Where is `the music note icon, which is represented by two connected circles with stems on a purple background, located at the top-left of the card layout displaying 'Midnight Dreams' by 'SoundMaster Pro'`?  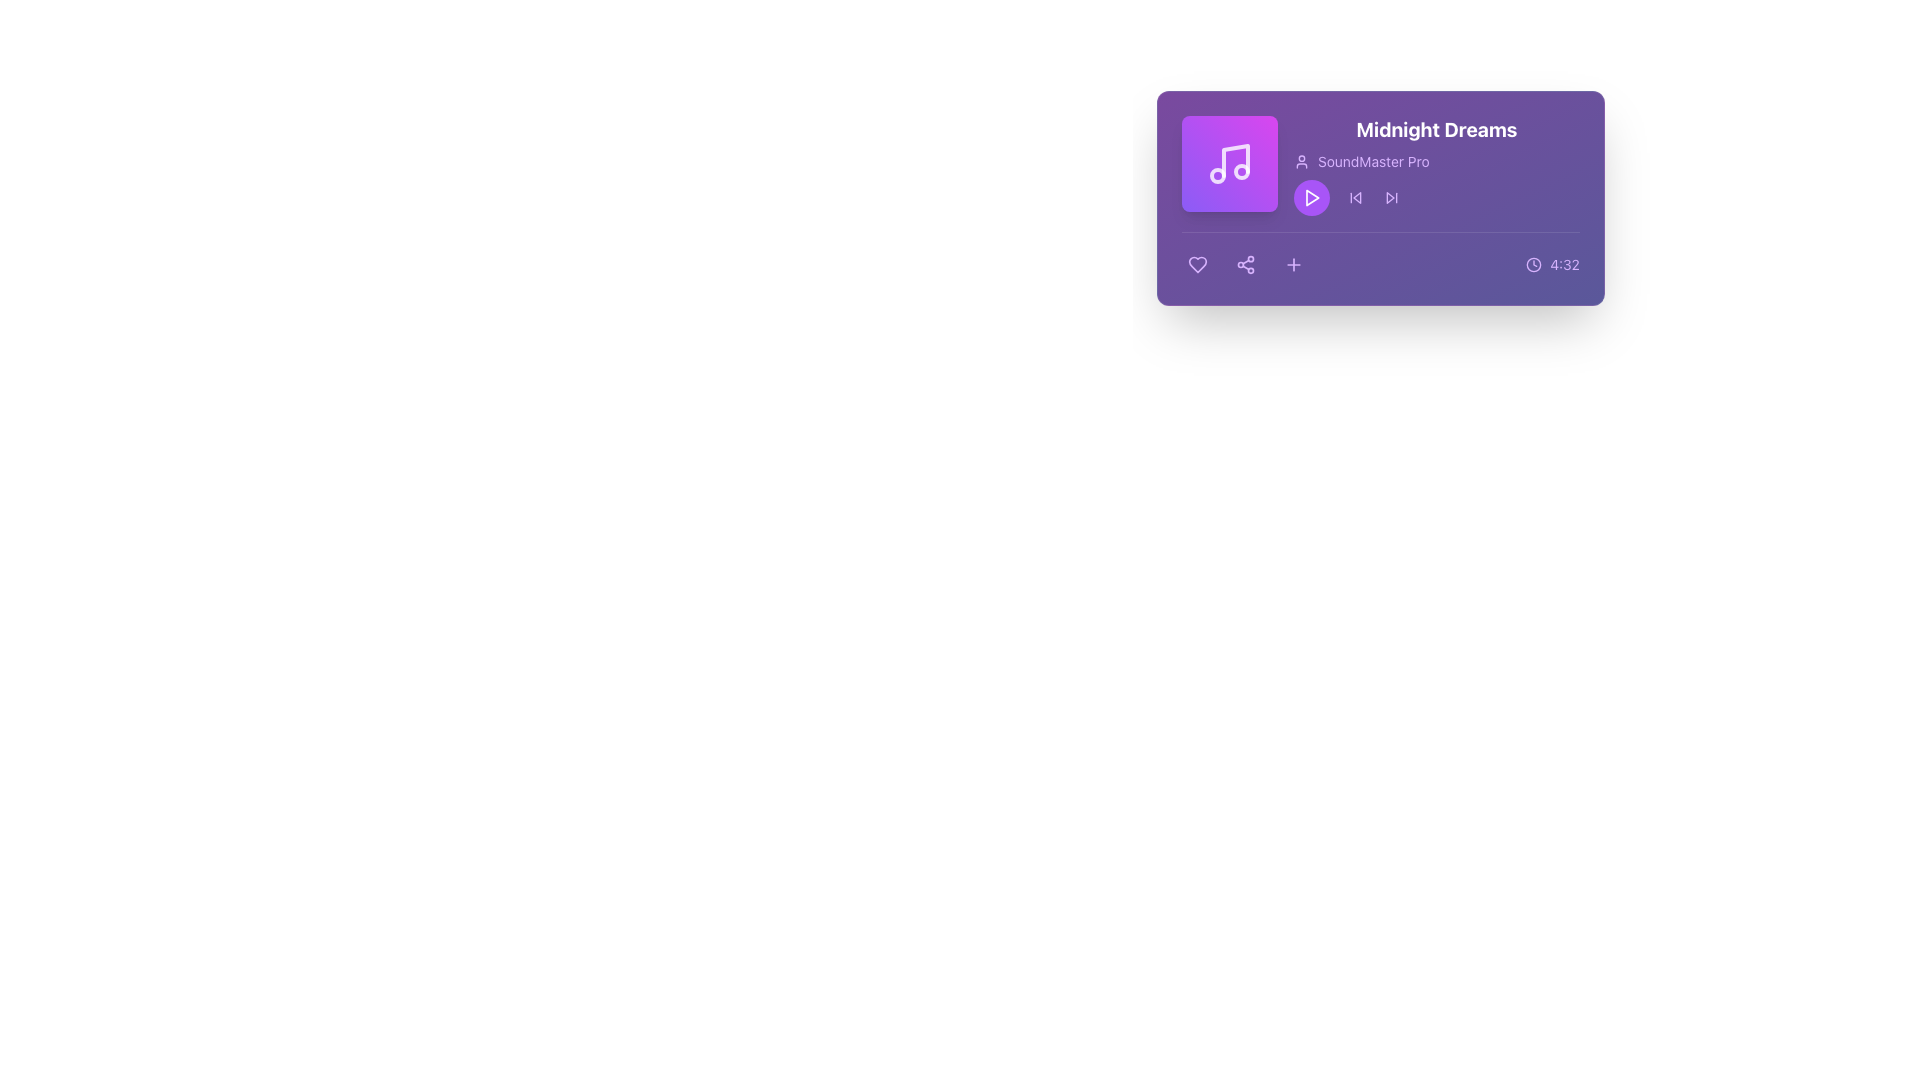 the music note icon, which is represented by two connected circles with stems on a purple background, located at the top-left of the card layout displaying 'Midnight Dreams' by 'SoundMaster Pro' is located at coordinates (1228, 163).